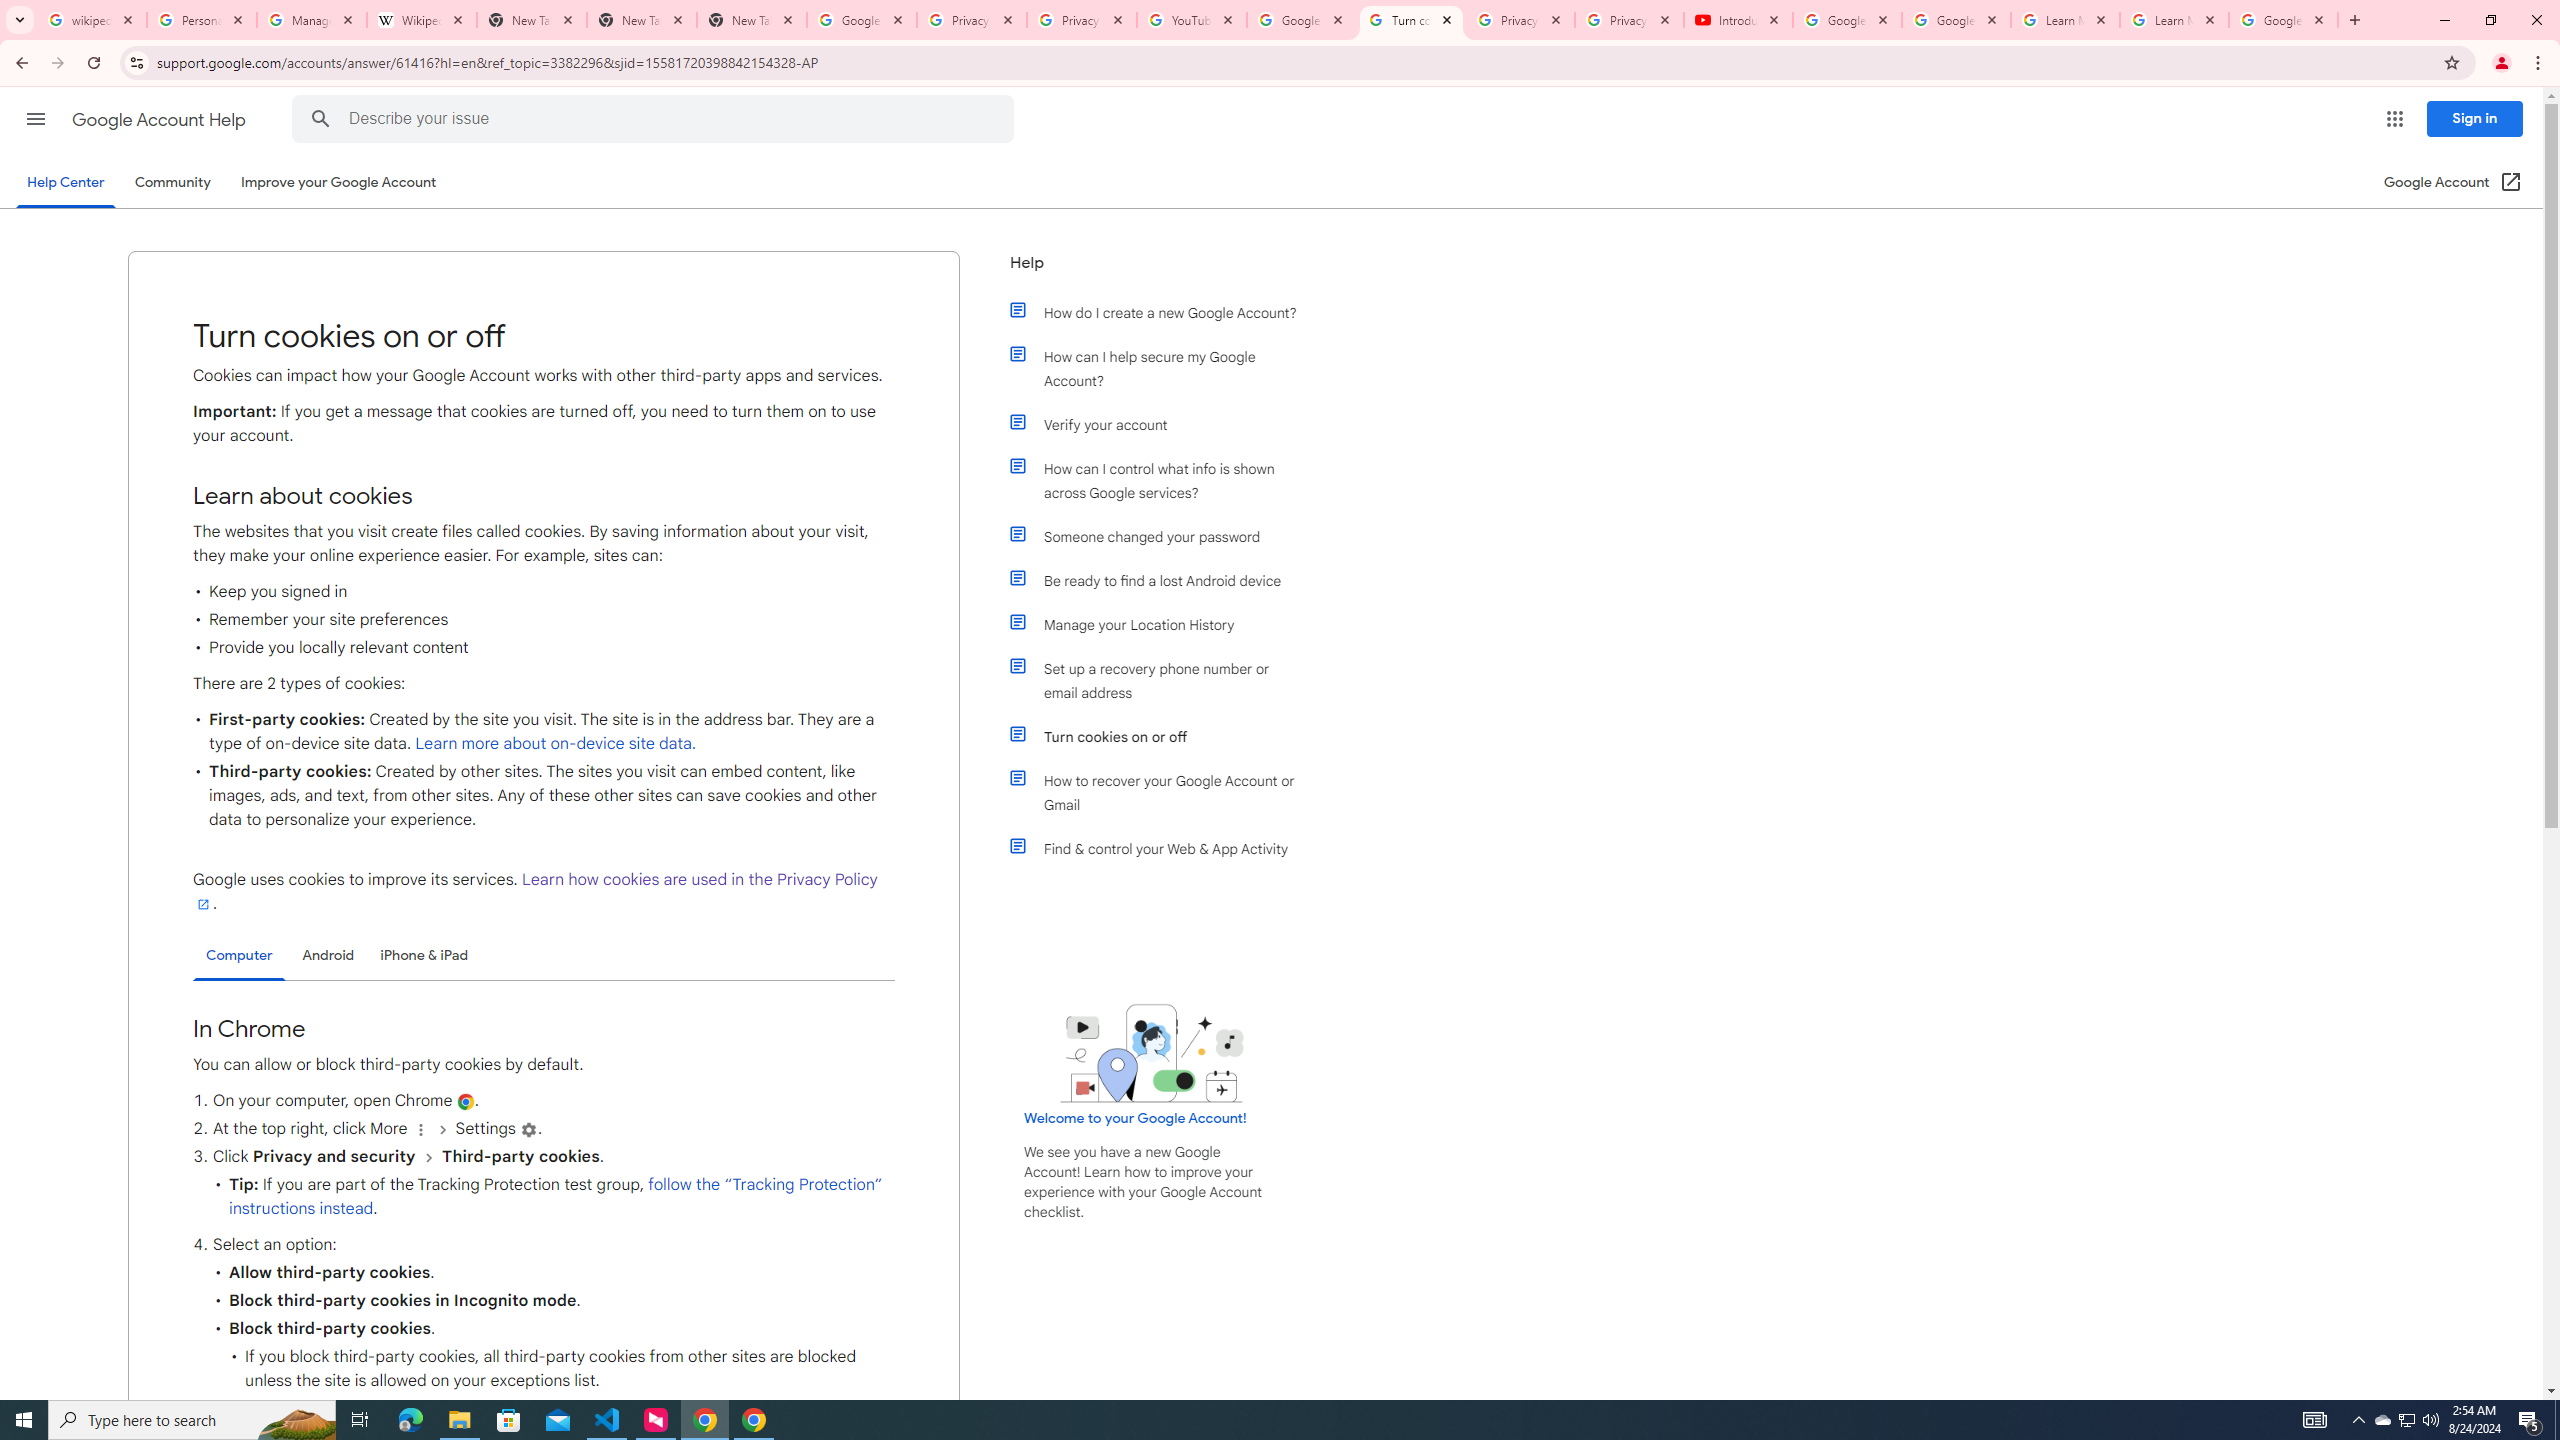  I want to click on 'Find & control your Web & App Activity', so click(1162, 847).